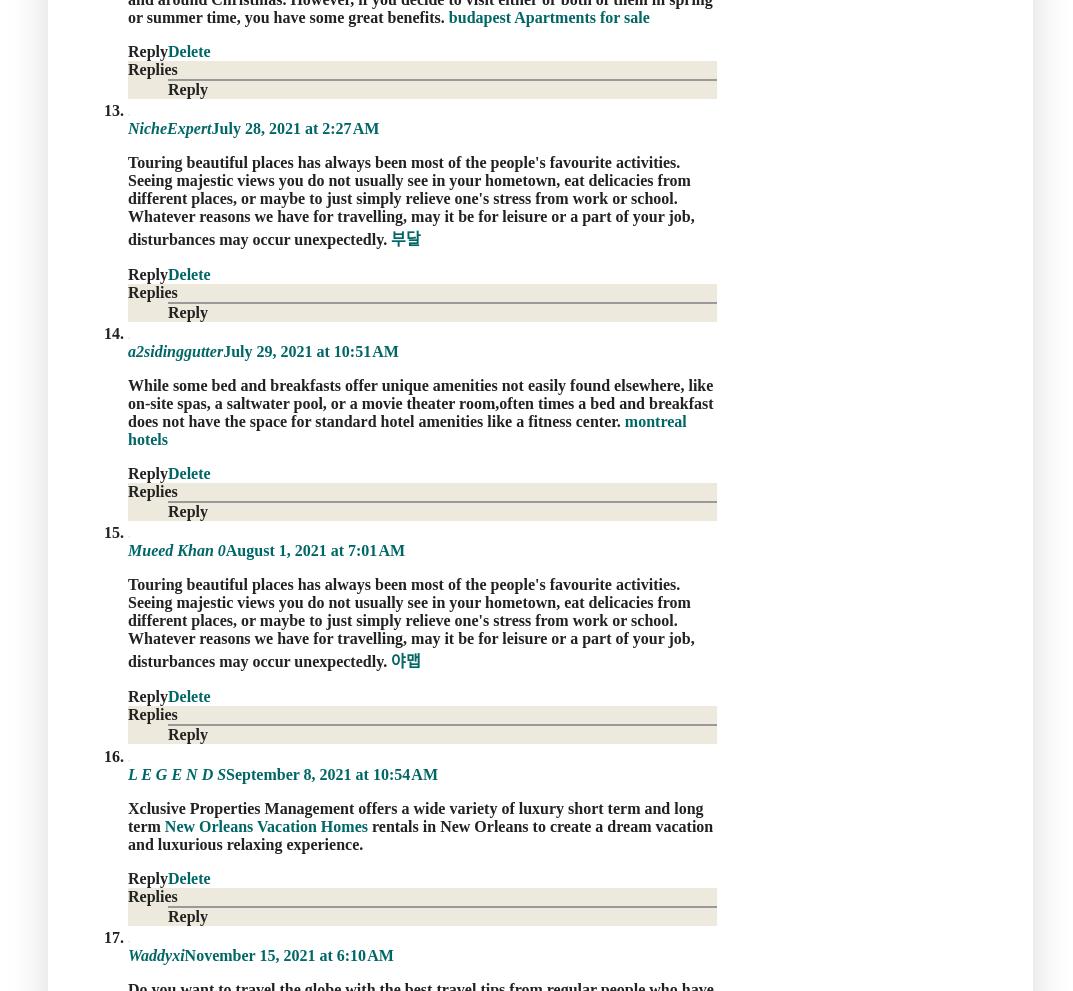  What do you see at coordinates (225, 773) in the screenshot?
I see `'September 8, 2021 at 10:54 AM'` at bounding box center [225, 773].